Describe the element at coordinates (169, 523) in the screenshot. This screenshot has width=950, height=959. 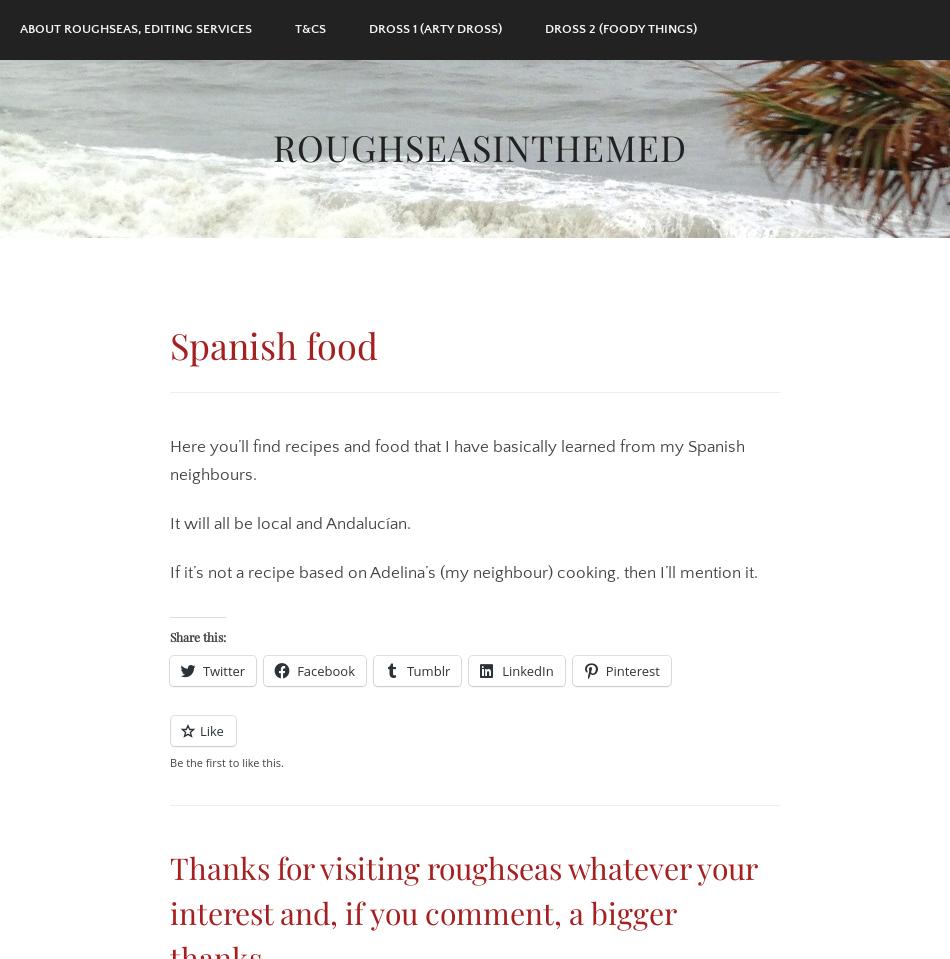
I see `'It will all be local and Andalucían.'` at that location.